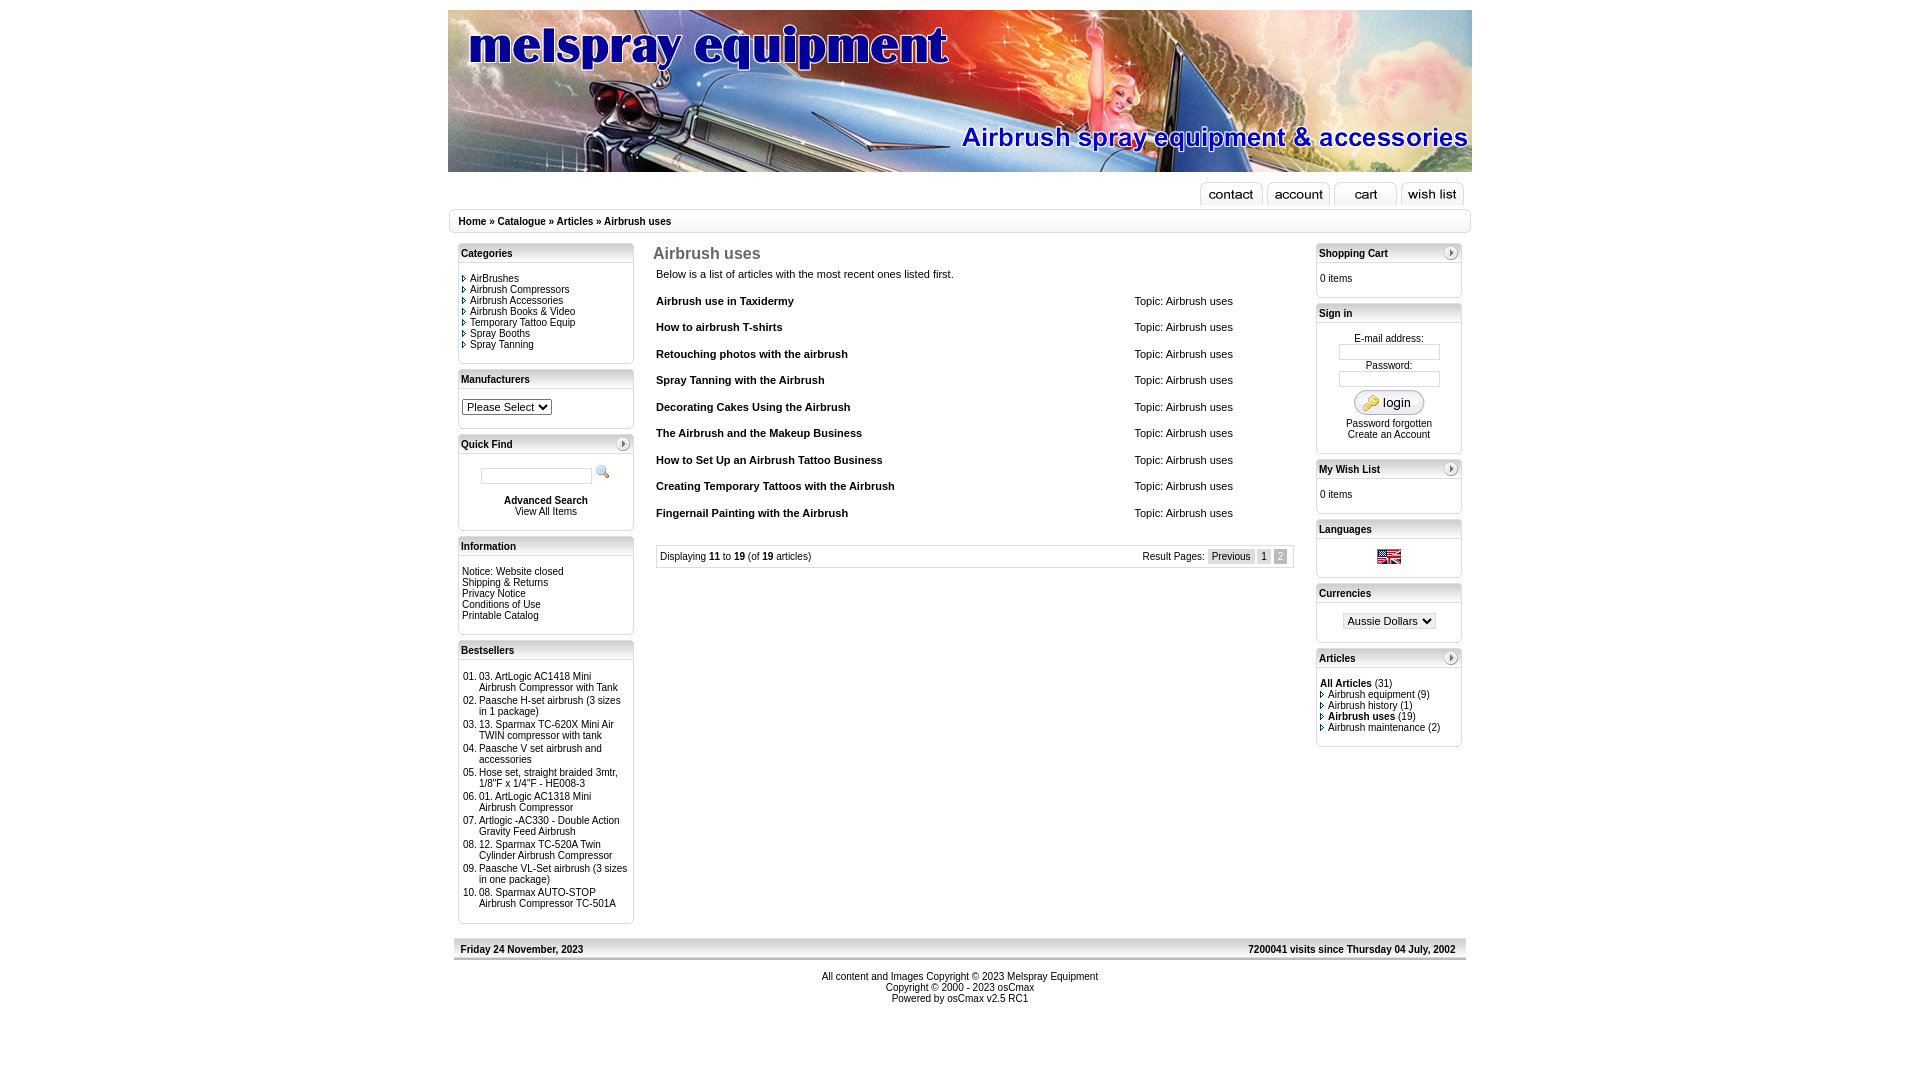 The image size is (1920, 1080). Describe the element at coordinates (478, 825) in the screenshot. I see `'Artlogic -AC330 - Double Action Gravity Feed Airbrush'` at that location.